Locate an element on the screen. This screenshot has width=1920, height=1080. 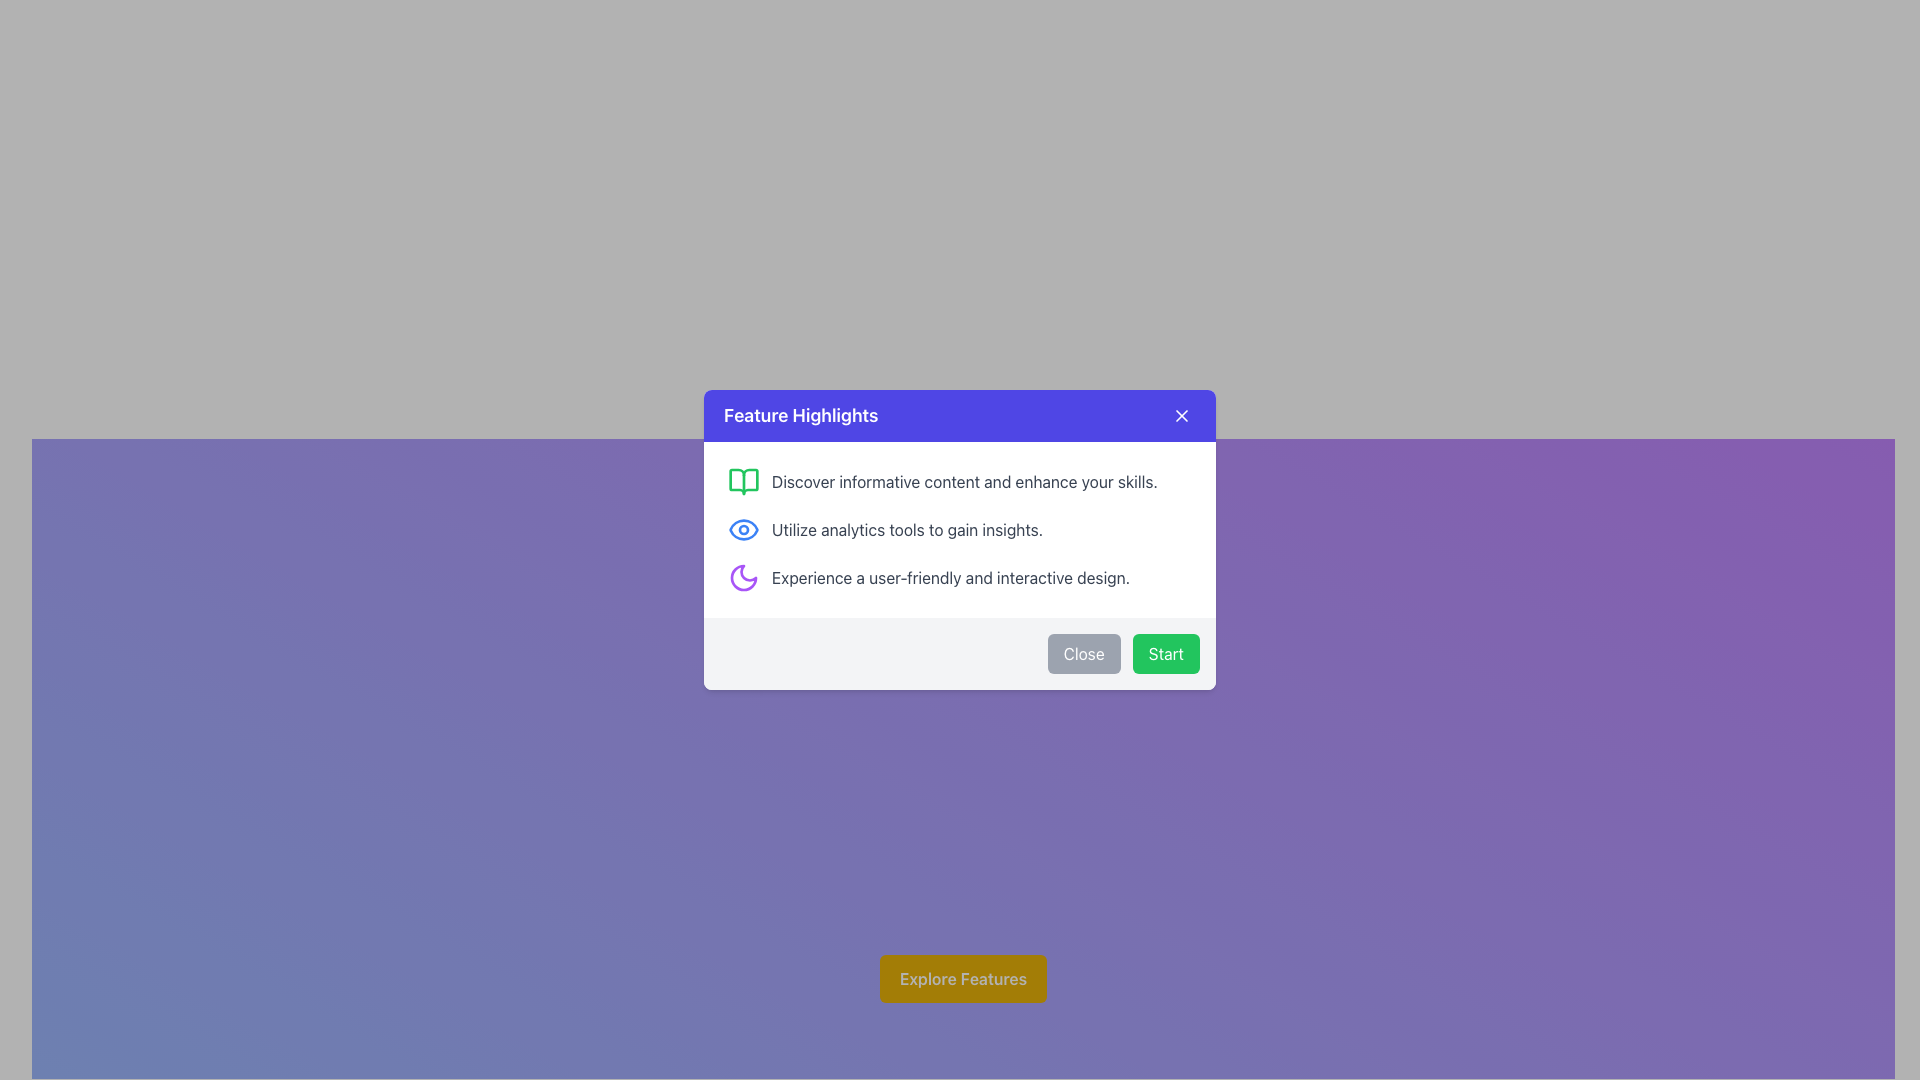
the button with a bright yellow background and white text that reads 'Explore Features' is located at coordinates (963, 978).